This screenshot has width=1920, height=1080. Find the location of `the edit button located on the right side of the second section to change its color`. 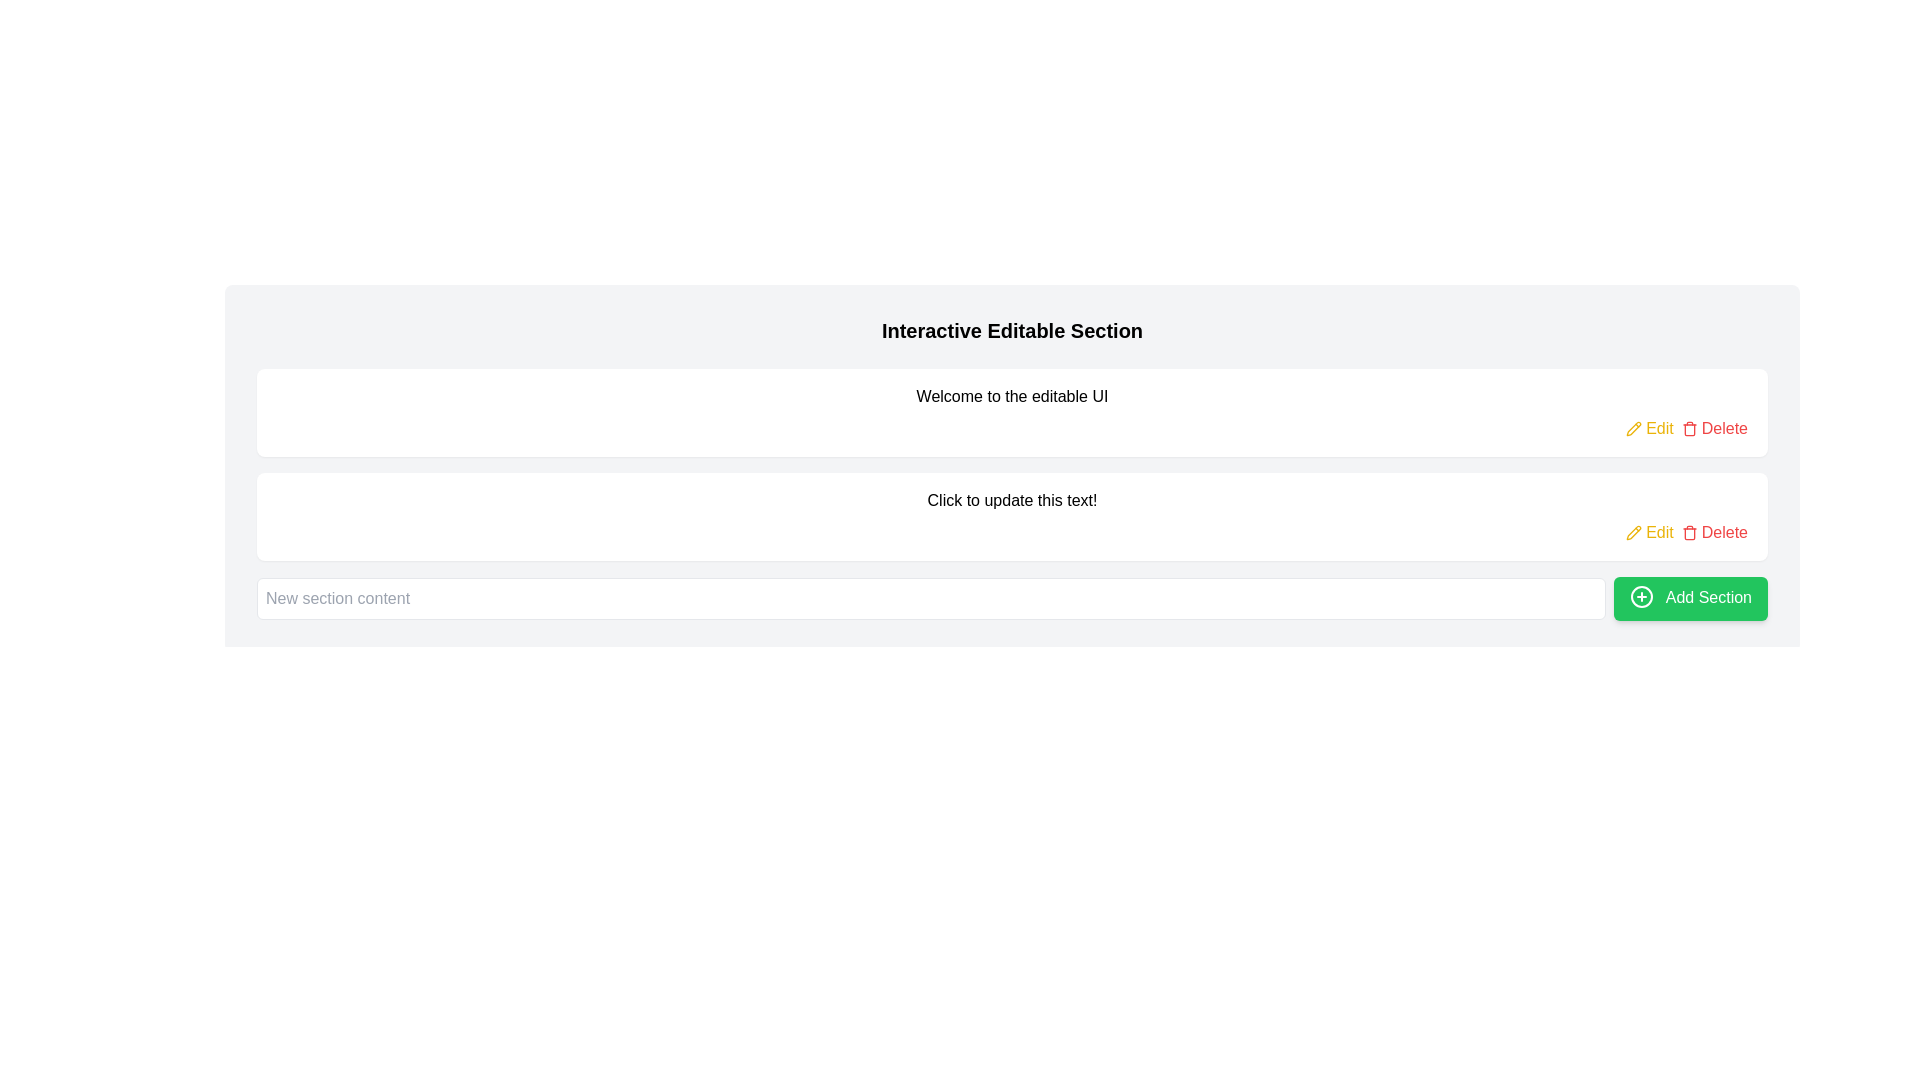

the edit button located on the right side of the second section to change its color is located at coordinates (1650, 427).